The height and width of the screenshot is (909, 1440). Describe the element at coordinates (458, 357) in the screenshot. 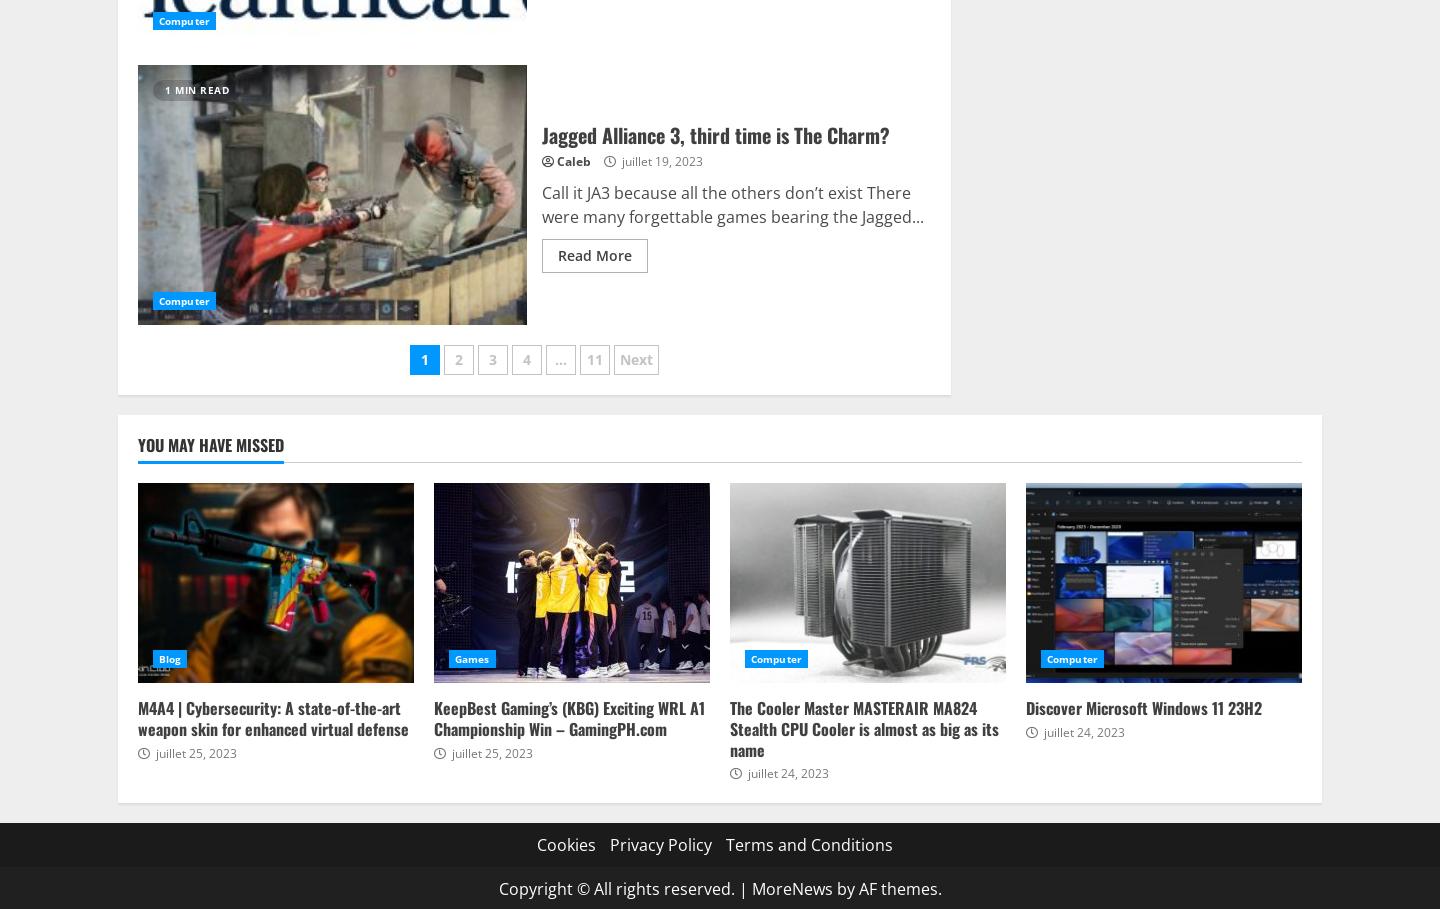

I see `'2'` at that location.